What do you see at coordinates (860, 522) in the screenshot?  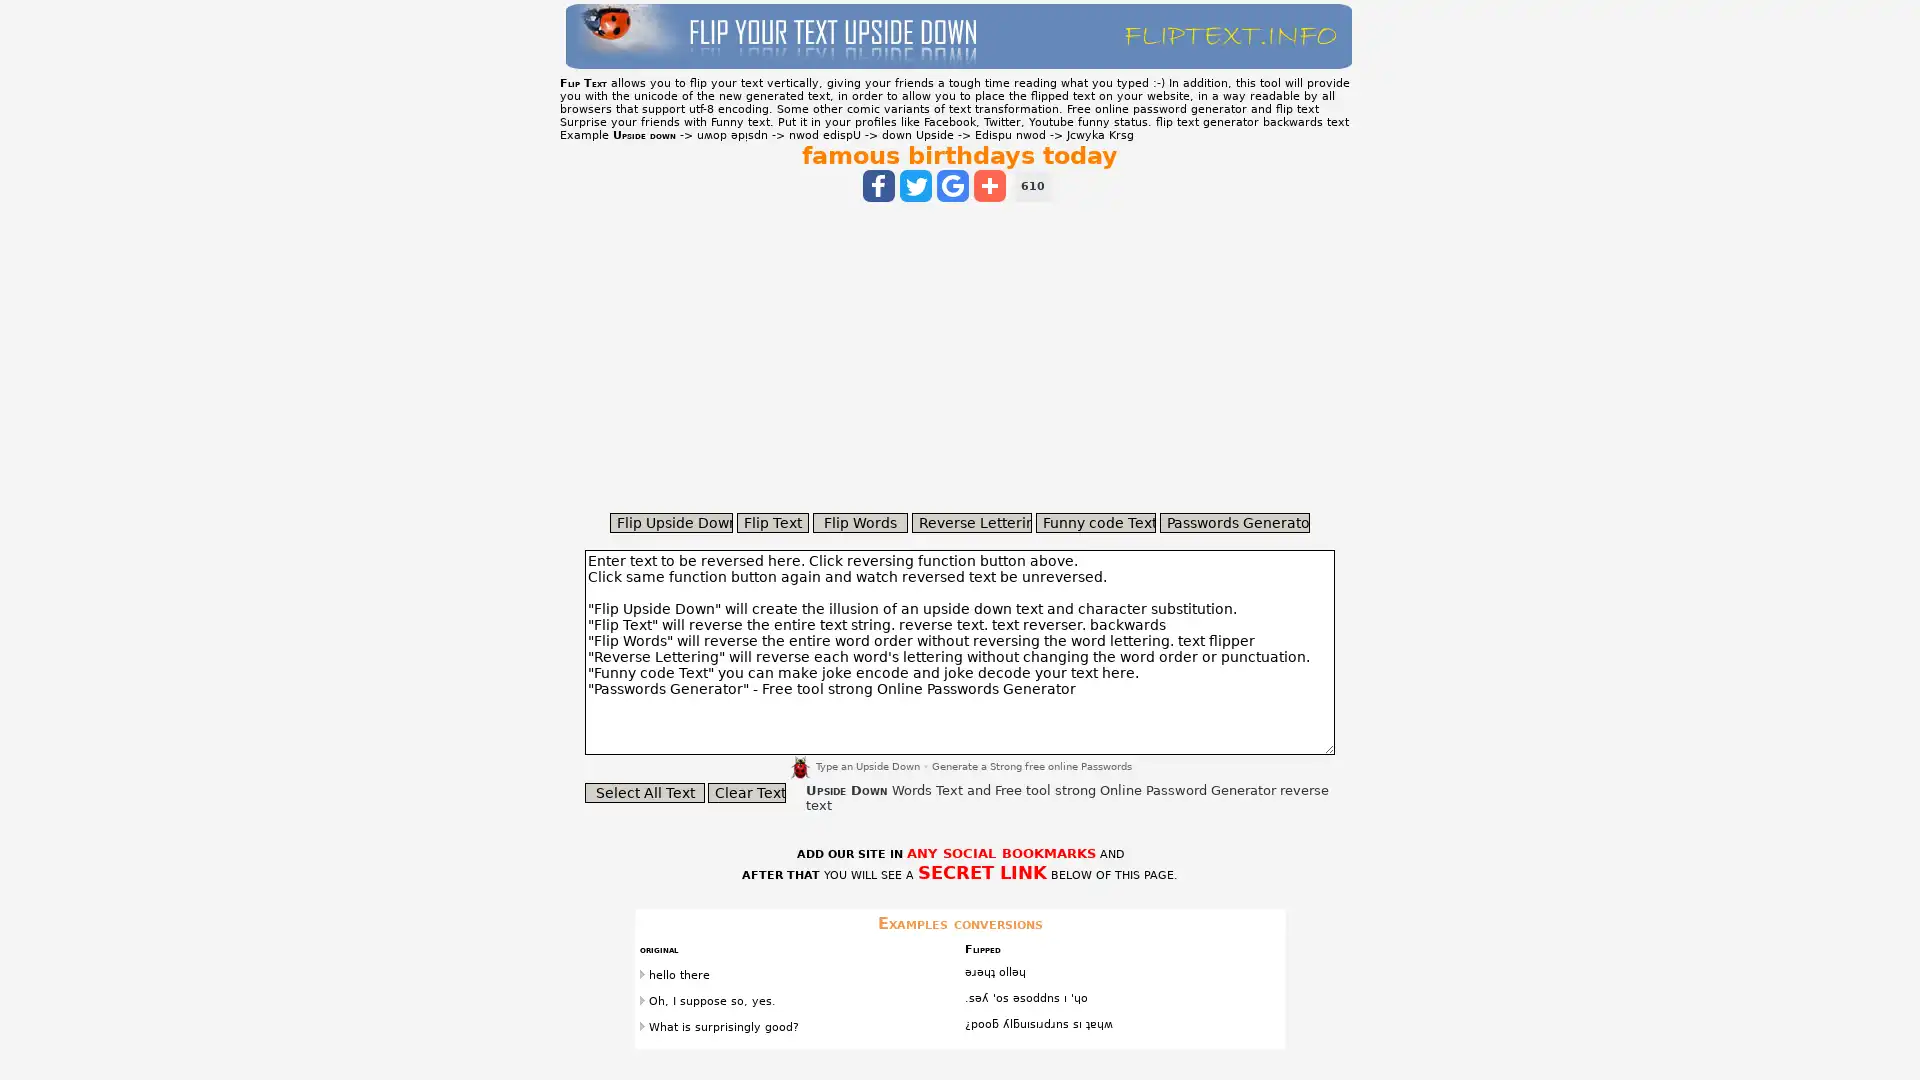 I see `Flip Words` at bounding box center [860, 522].